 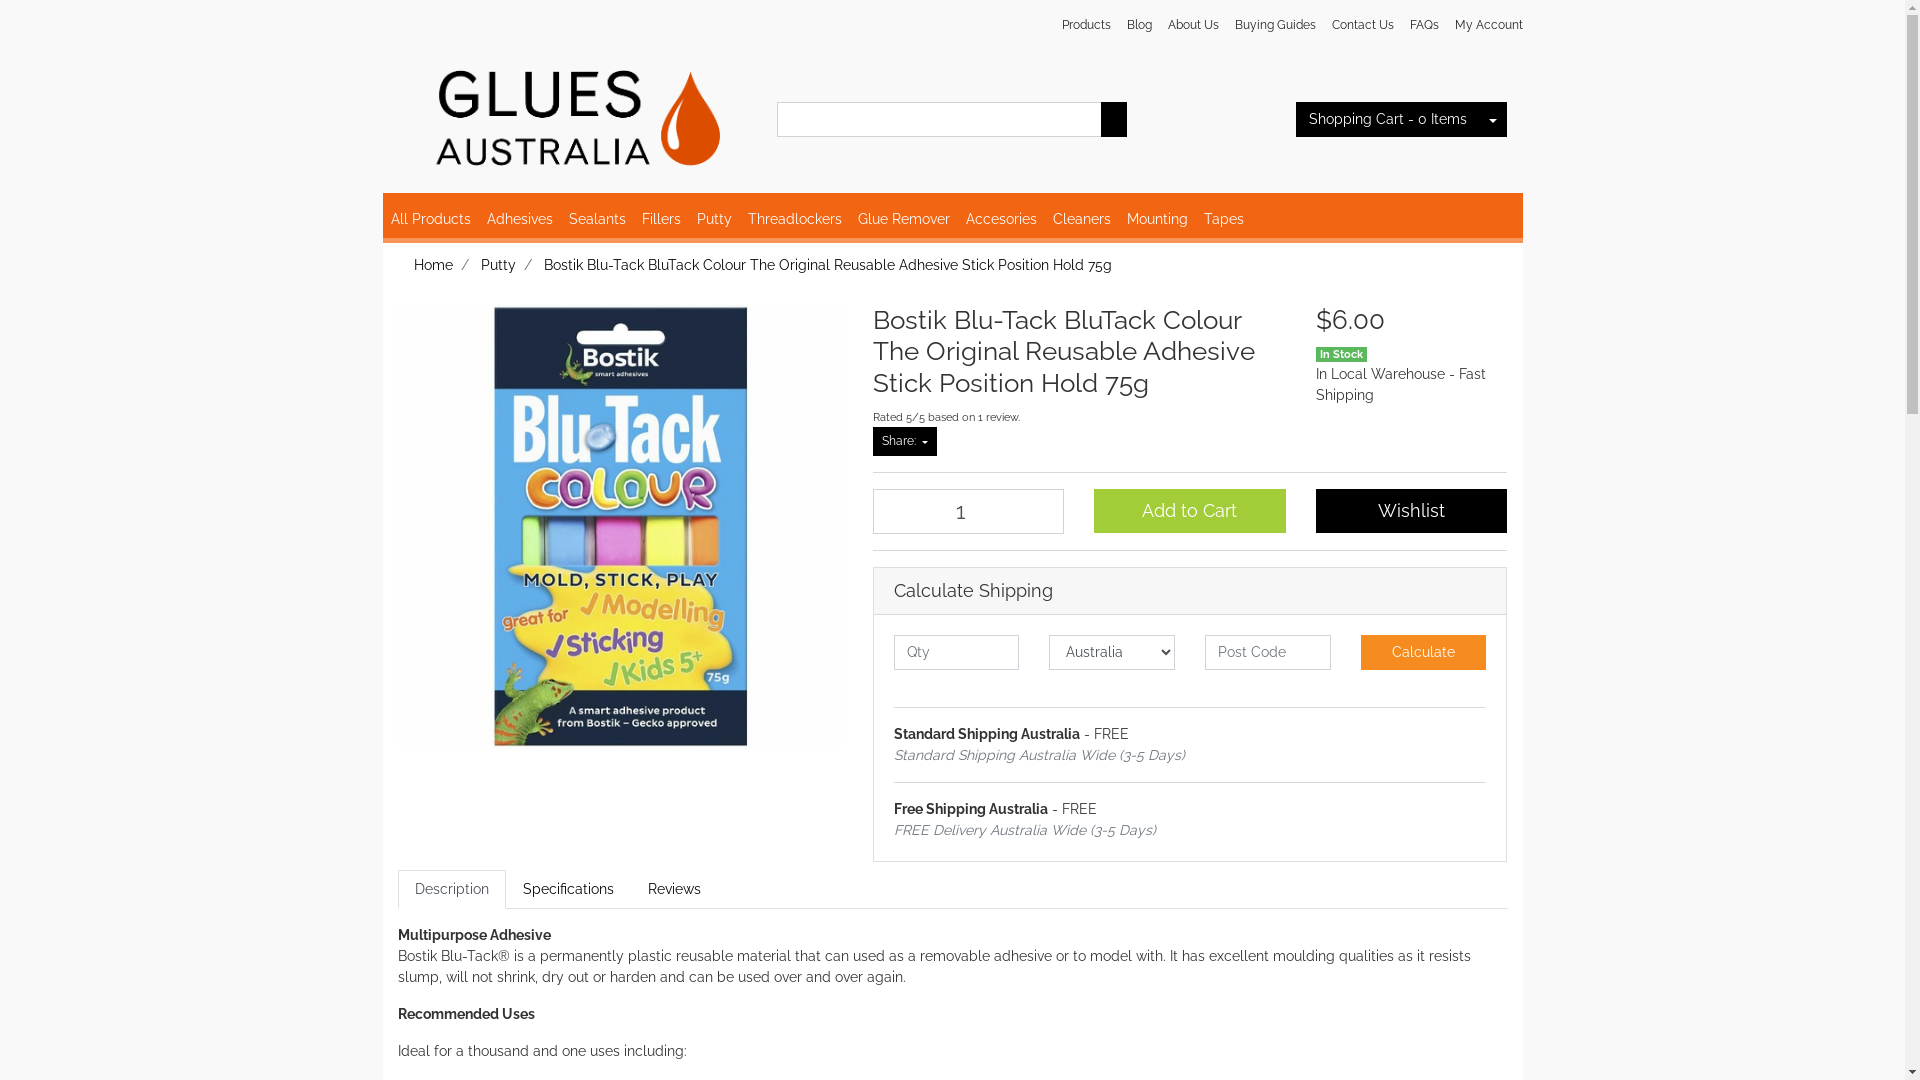 I want to click on 'FAQs', so click(x=1423, y=24).